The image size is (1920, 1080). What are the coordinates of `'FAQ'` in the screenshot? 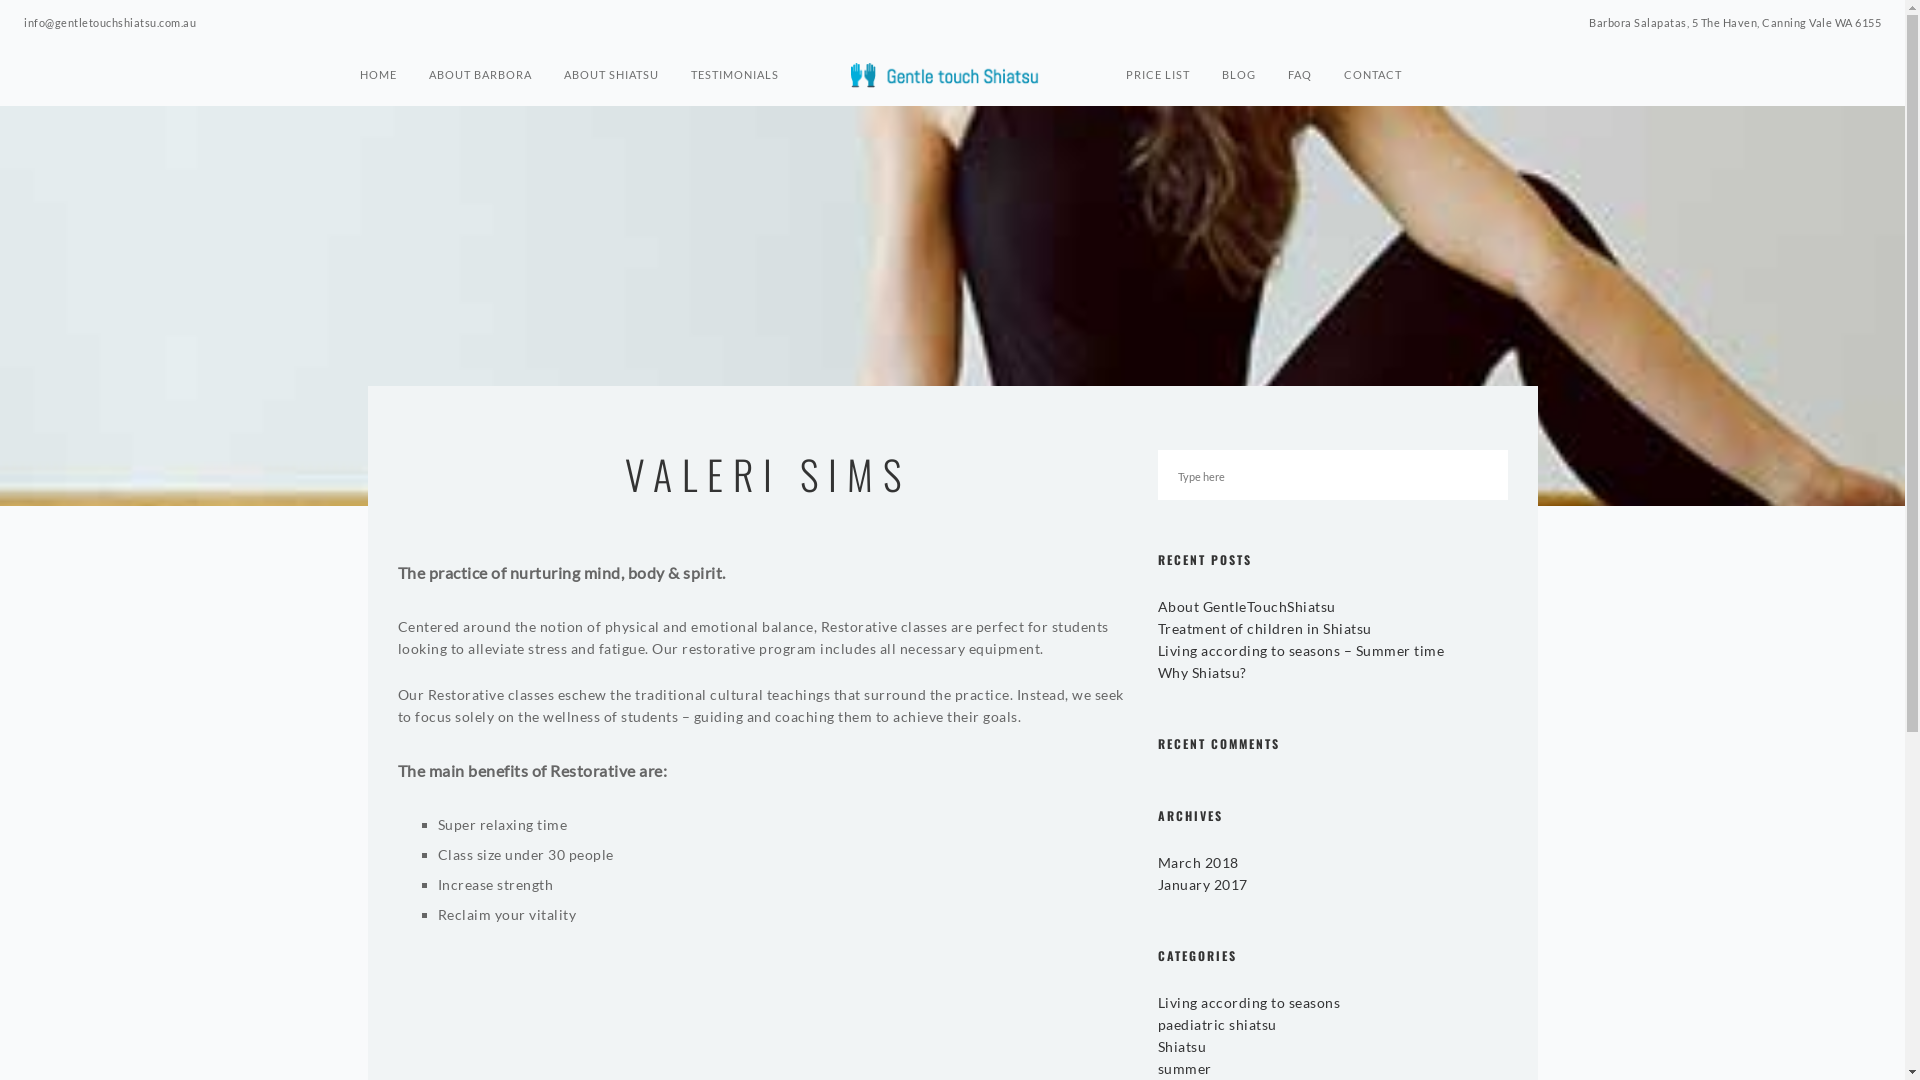 It's located at (1300, 75).